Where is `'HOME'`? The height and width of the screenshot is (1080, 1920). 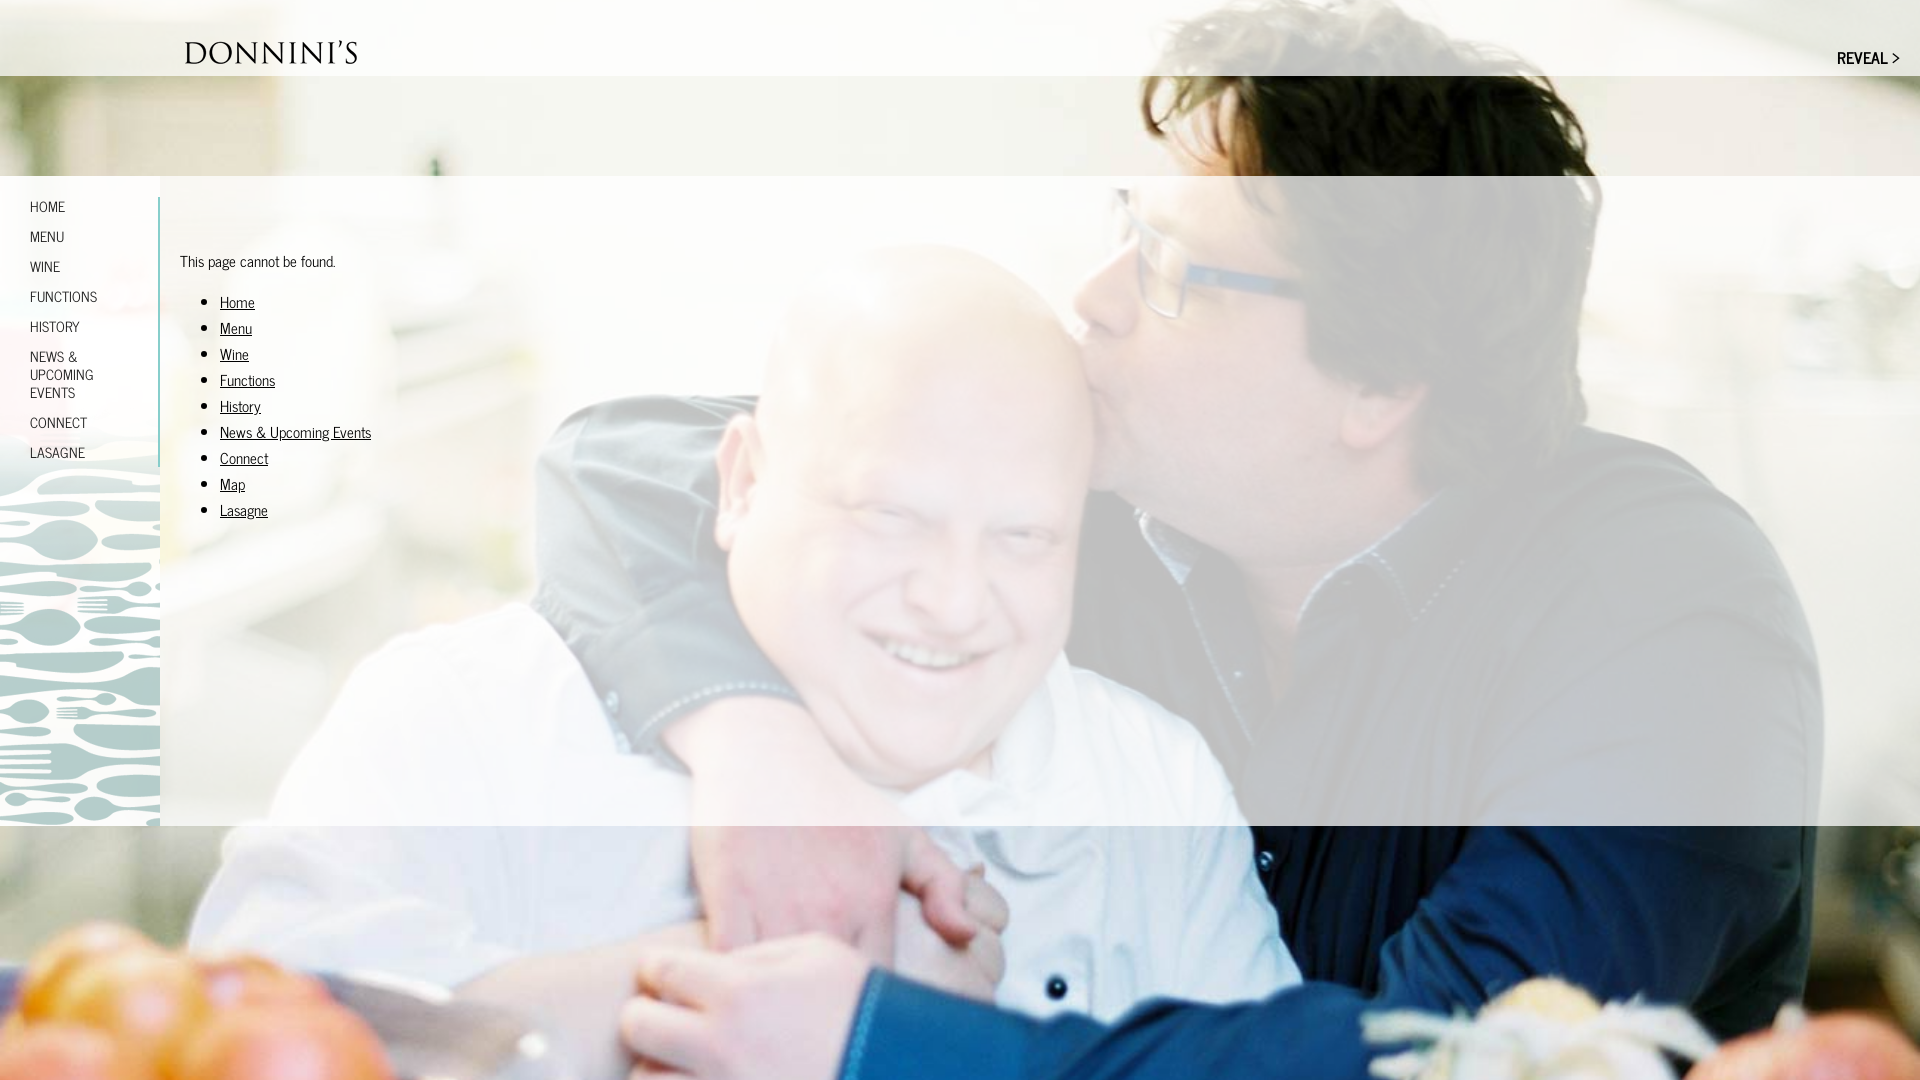
'HOME' is located at coordinates (80, 205).